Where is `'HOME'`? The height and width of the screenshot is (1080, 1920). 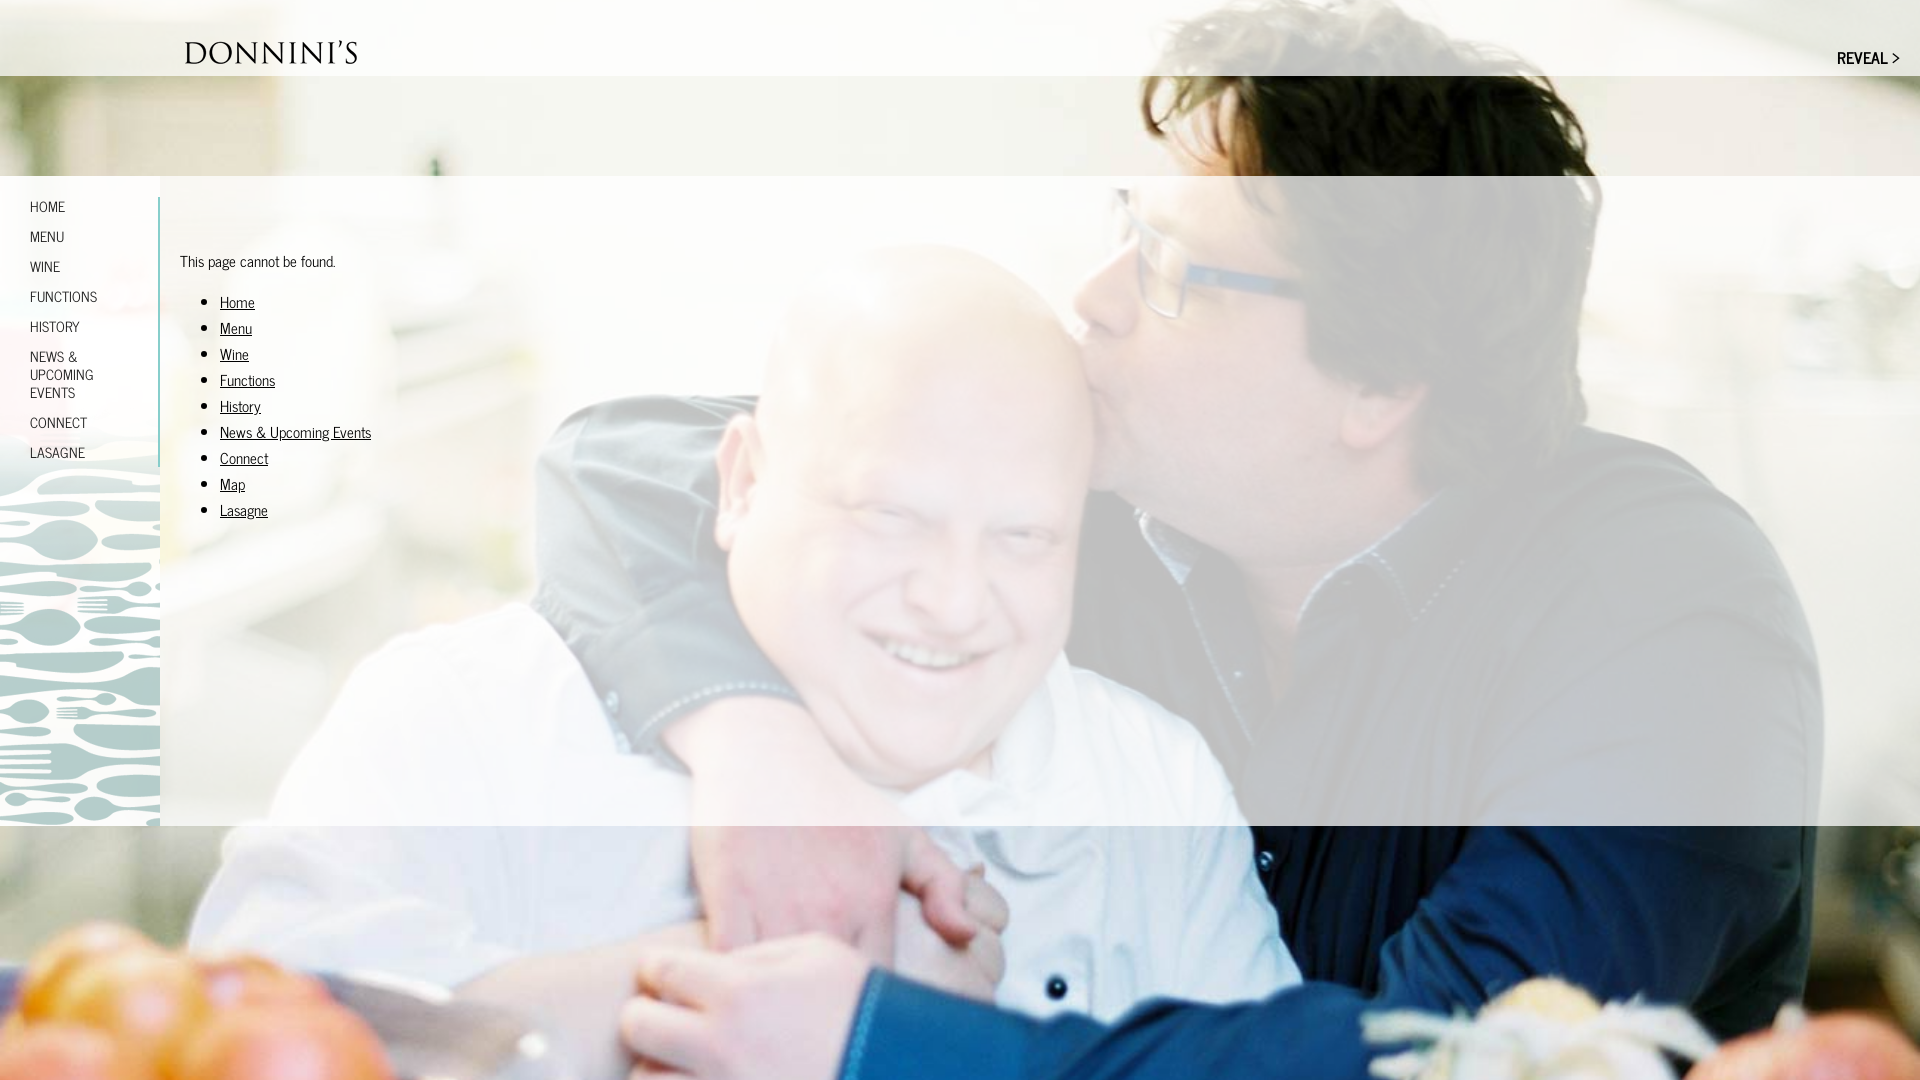
'HOME' is located at coordinates (80, 205).